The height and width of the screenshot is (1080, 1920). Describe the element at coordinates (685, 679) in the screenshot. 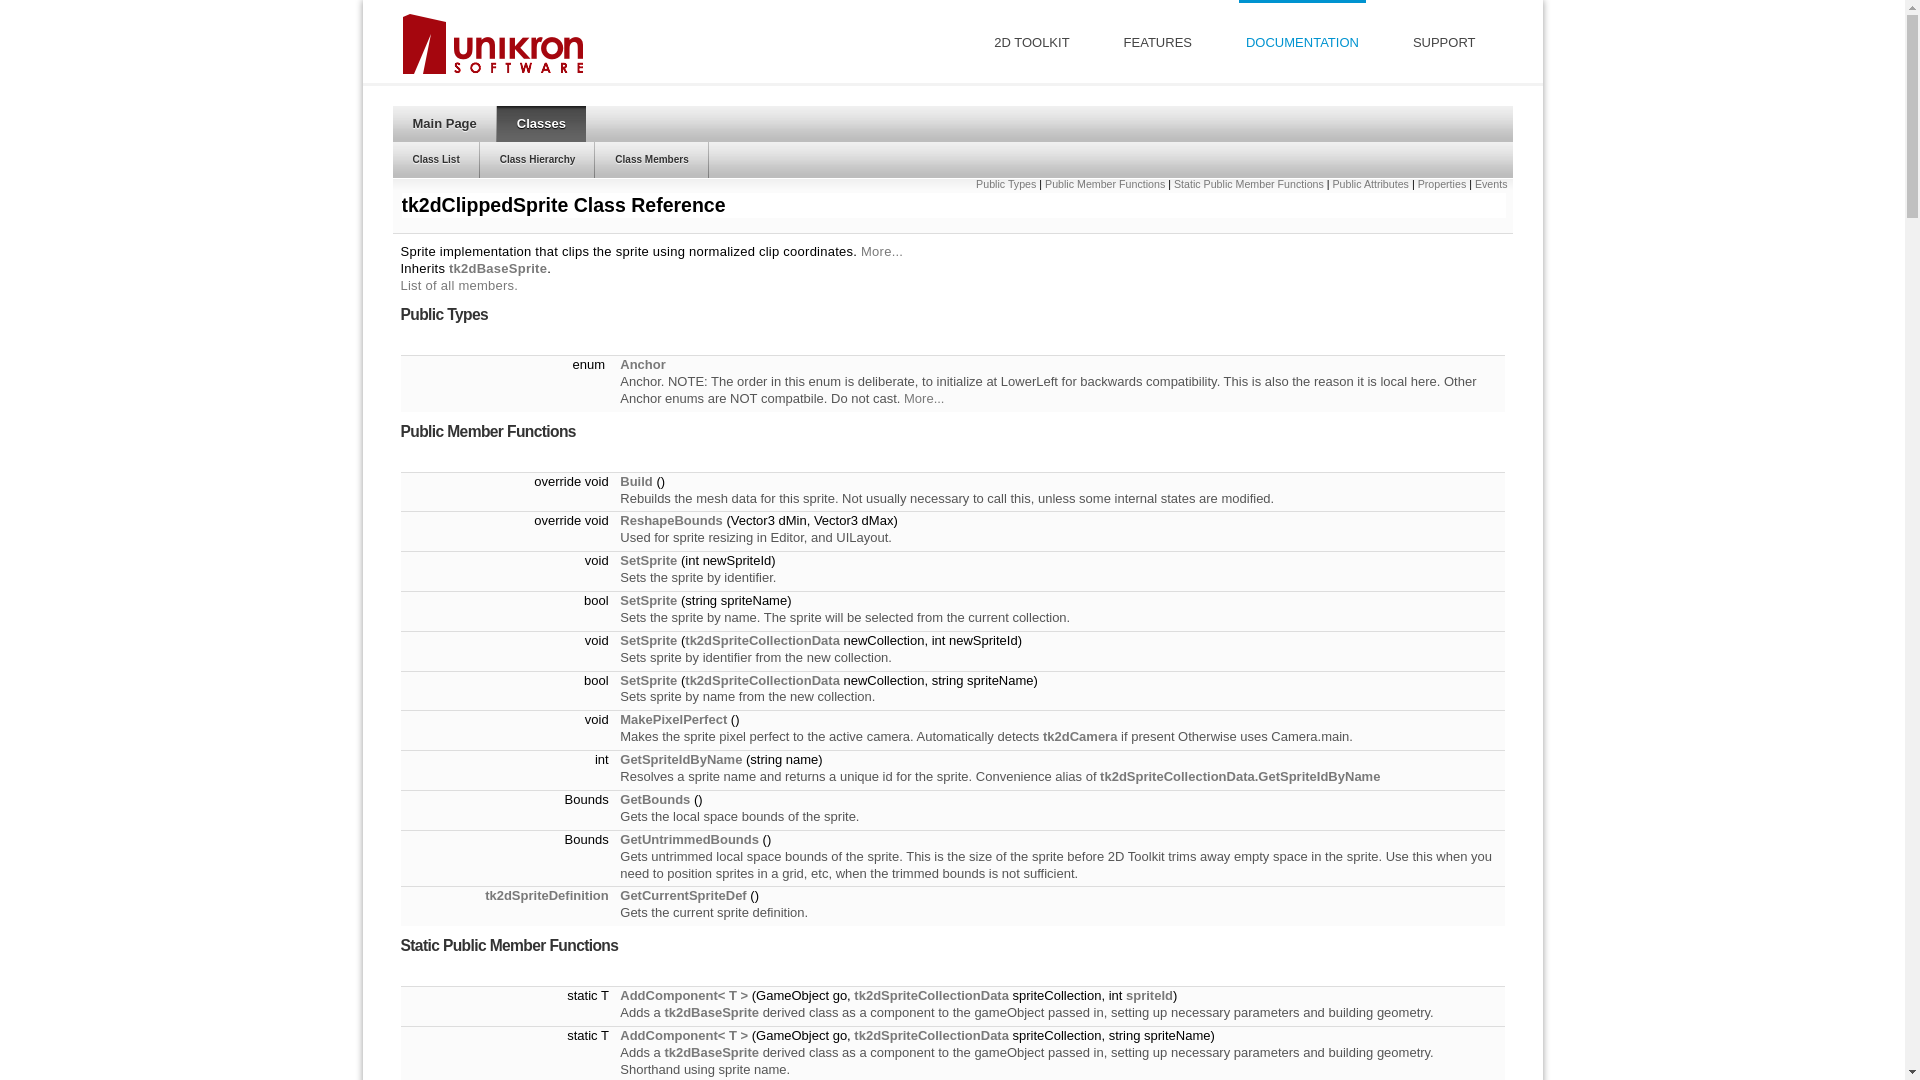

I see `'tk2dSpriteCollectionData'` at that location.